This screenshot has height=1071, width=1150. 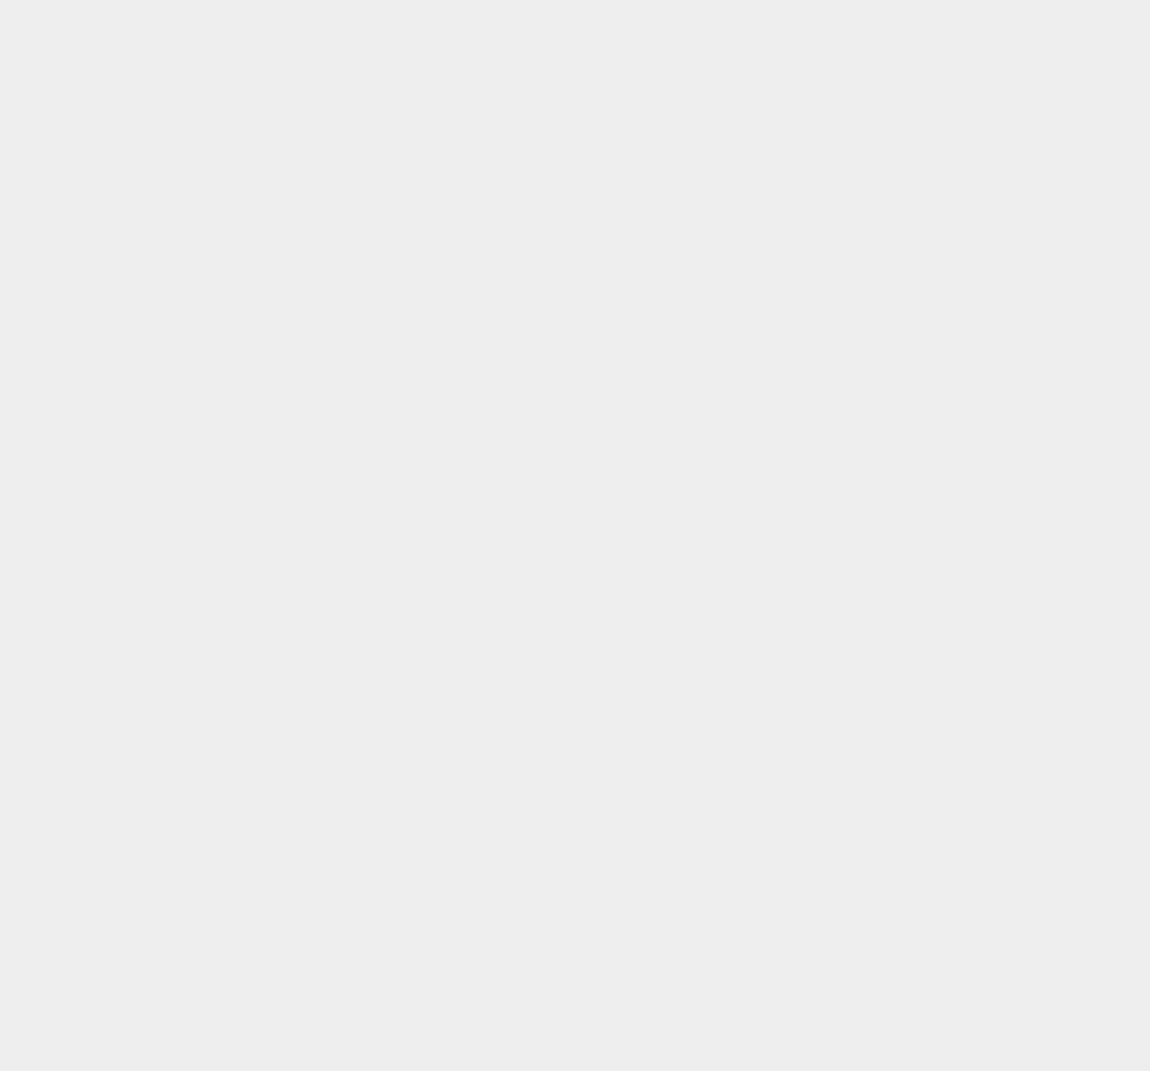 What do you see at coordinates (832, 859) in the screenshot?
I see `'Unlock'` at bounding box center [832, 859].